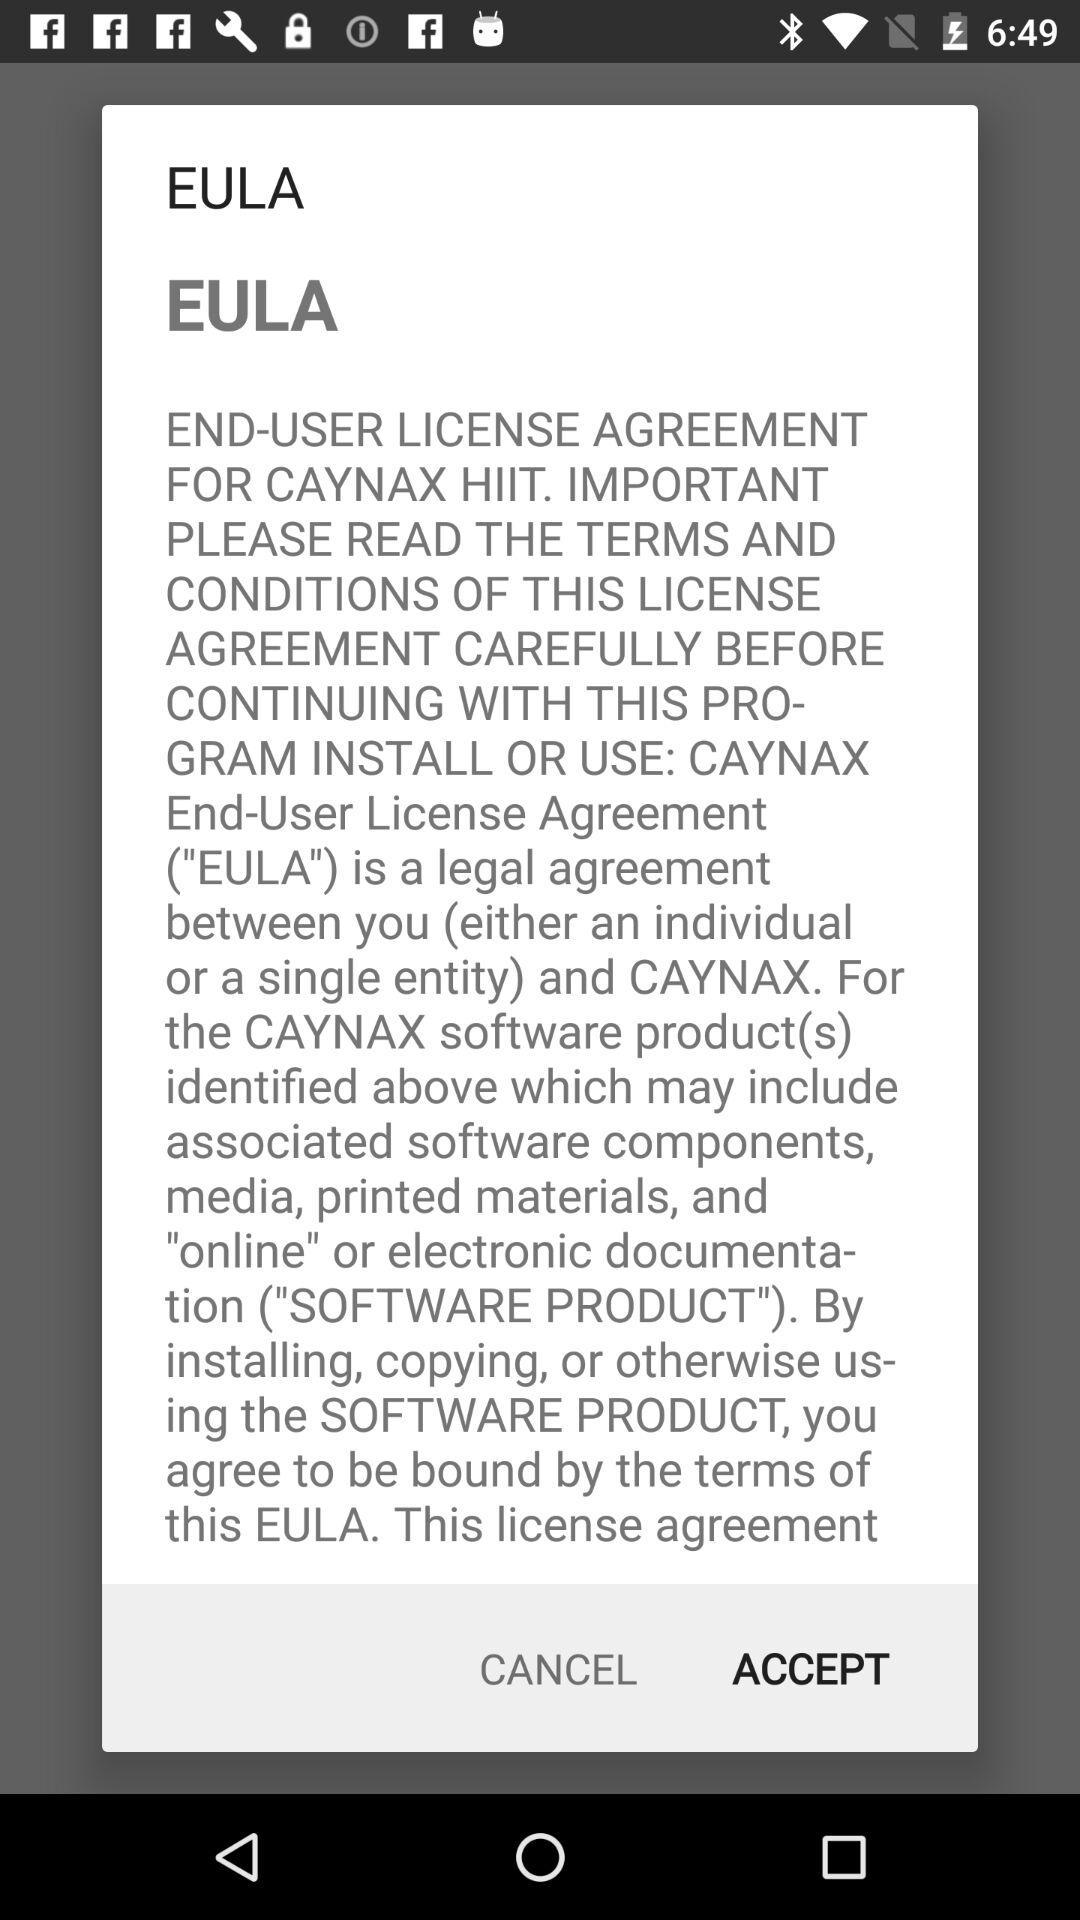  What do you see at coordinates (558, 1668) in the screenshot?
I see `icon next to the accept button` at bounding box center [558, 1668].